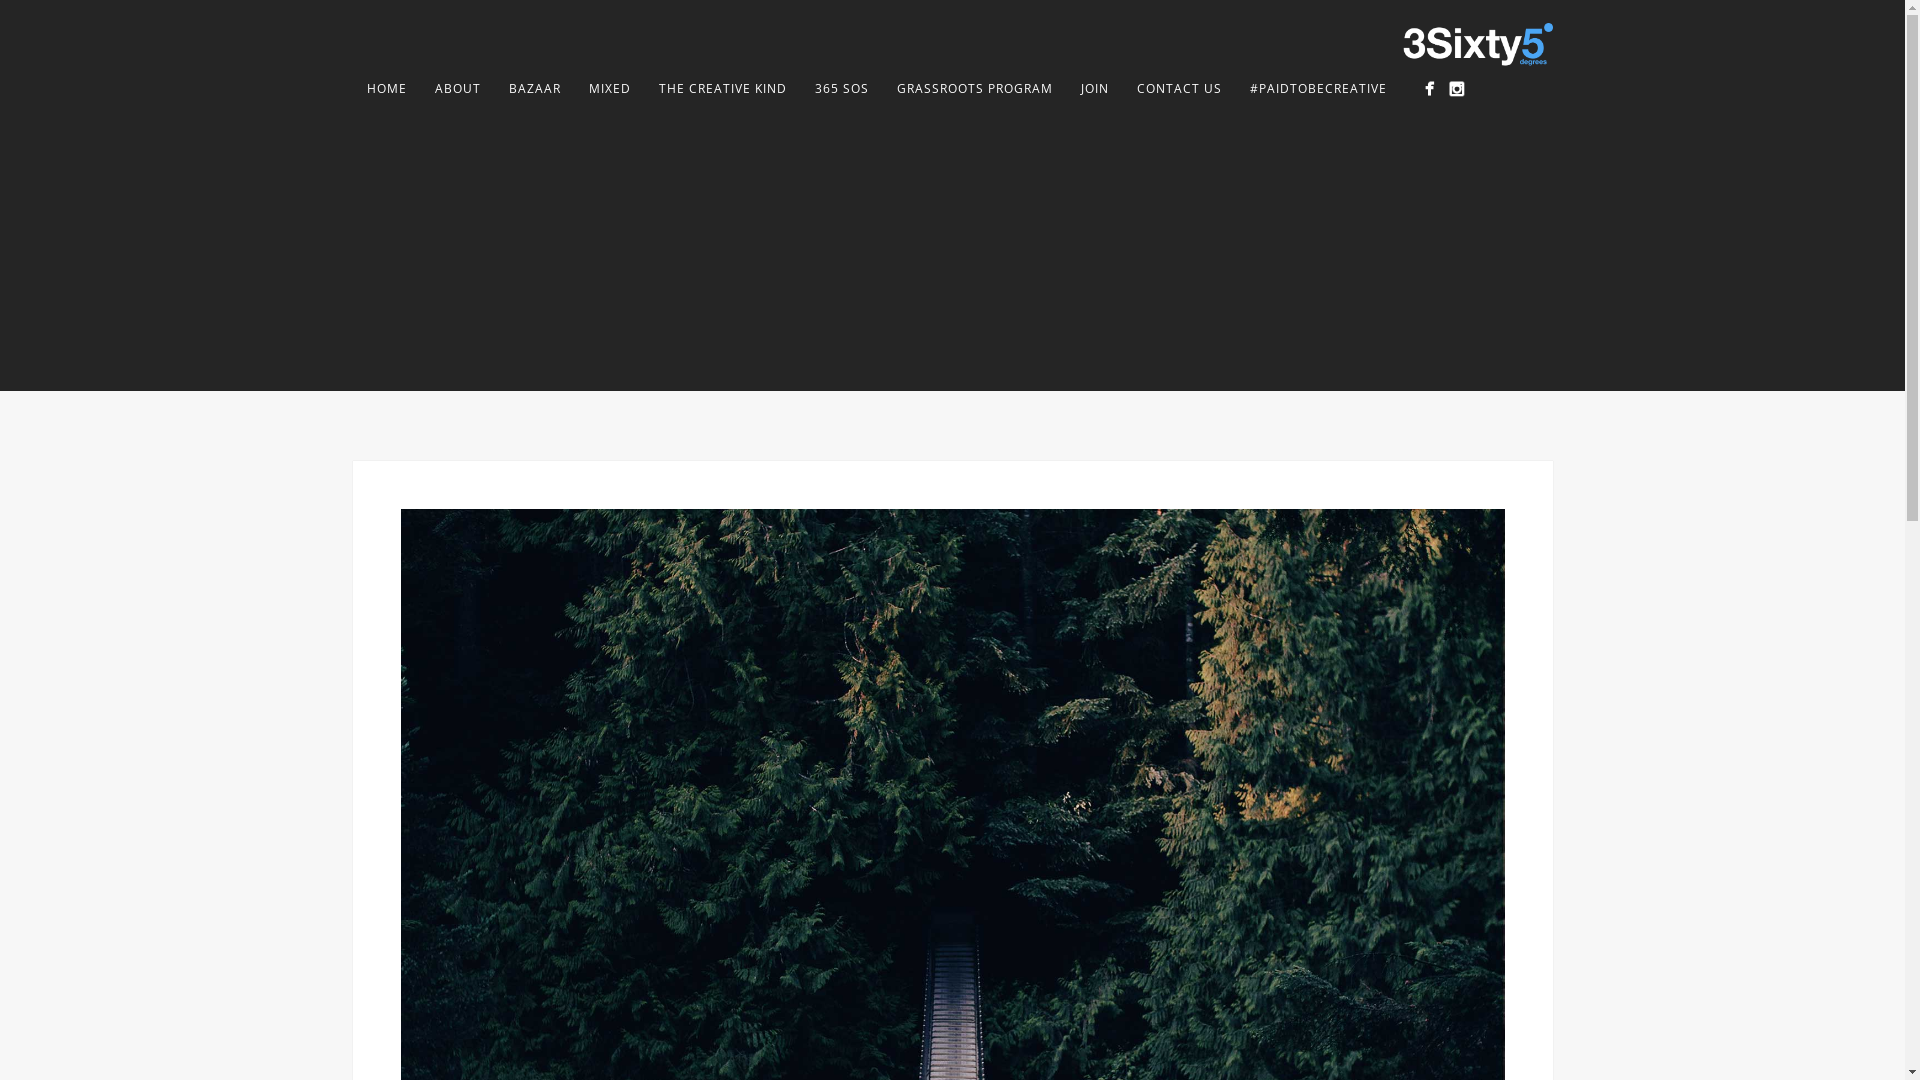 This screenshot has height=1080, width=1920. I want to click on 'HOME', so click(385, 87).